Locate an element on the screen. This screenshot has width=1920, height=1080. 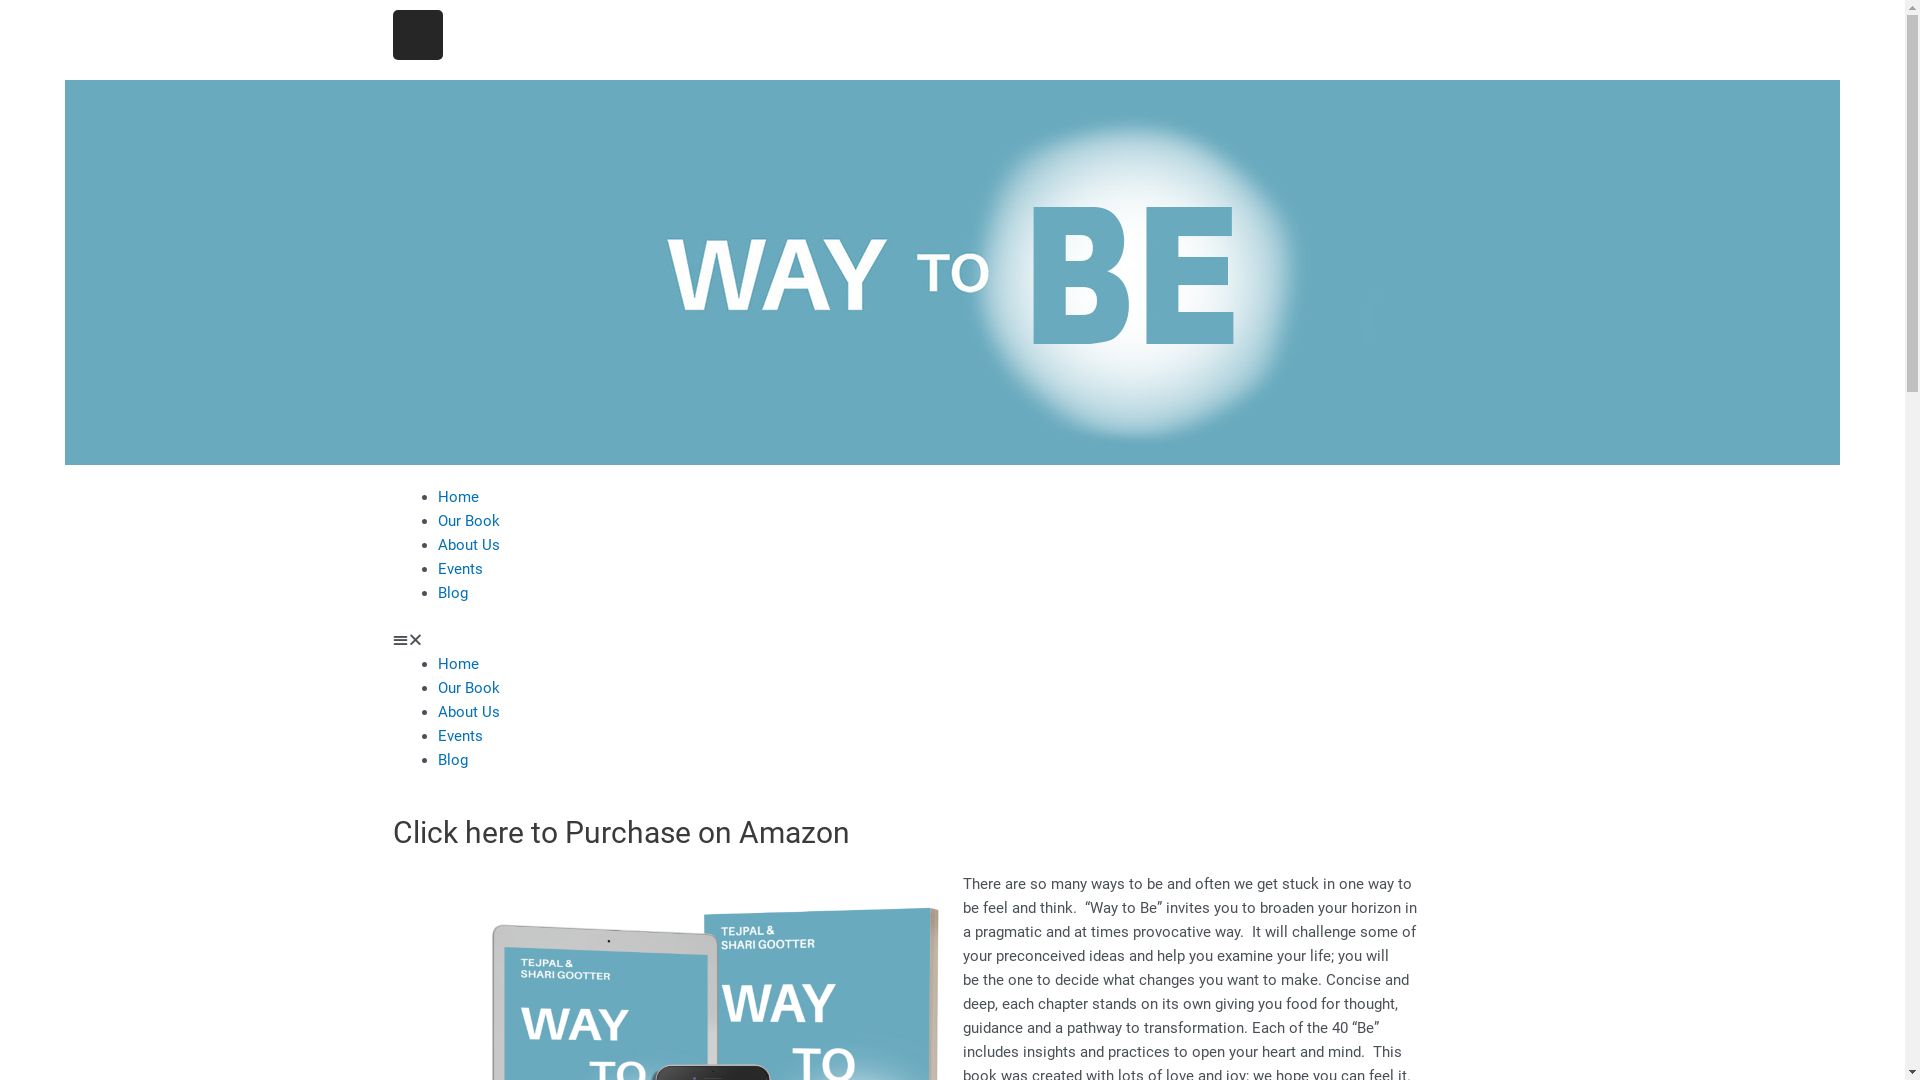
'Home' is located at coordinates (457, 496).